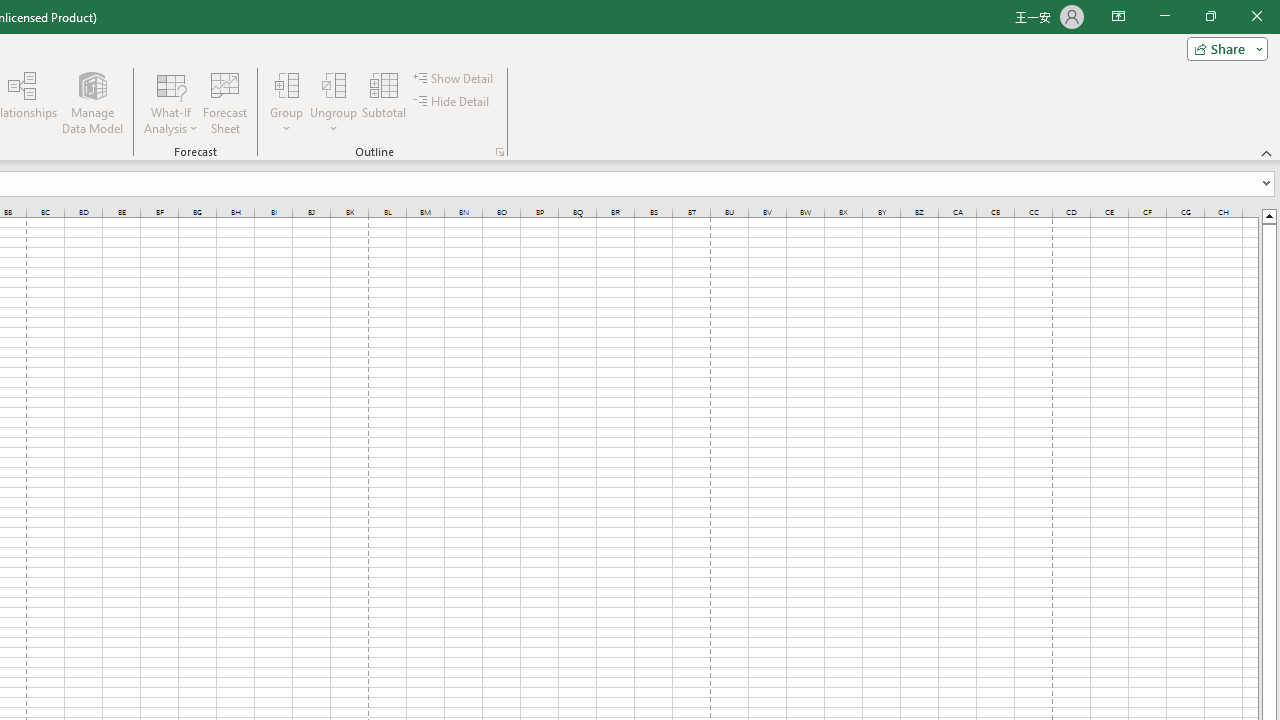 This screenshot has height=720, width=1280. Describe the element at coordinates (334, 103) in the screenshot. I see `'Ungroup...'` at that location.